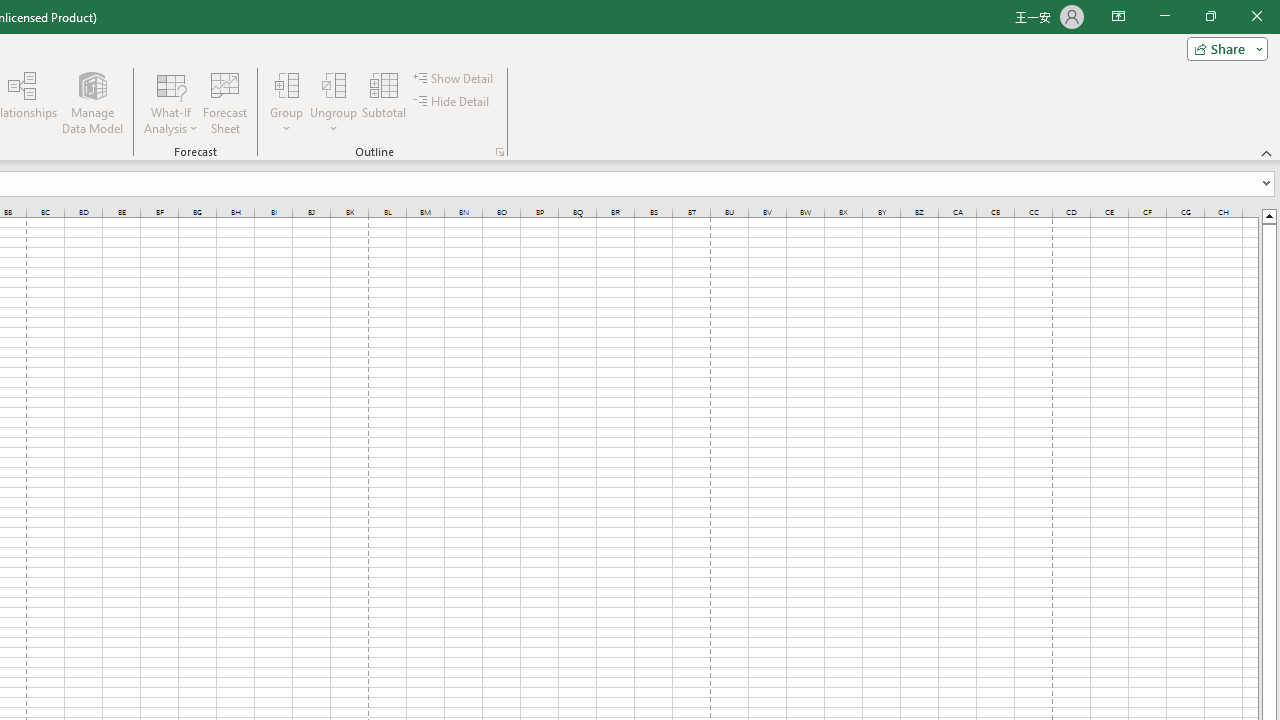 This screenshot has height=720, width=1280. Describe the element at coordinates (334, 103) in the screenshot. I see `'Ungroup...'` at that location.